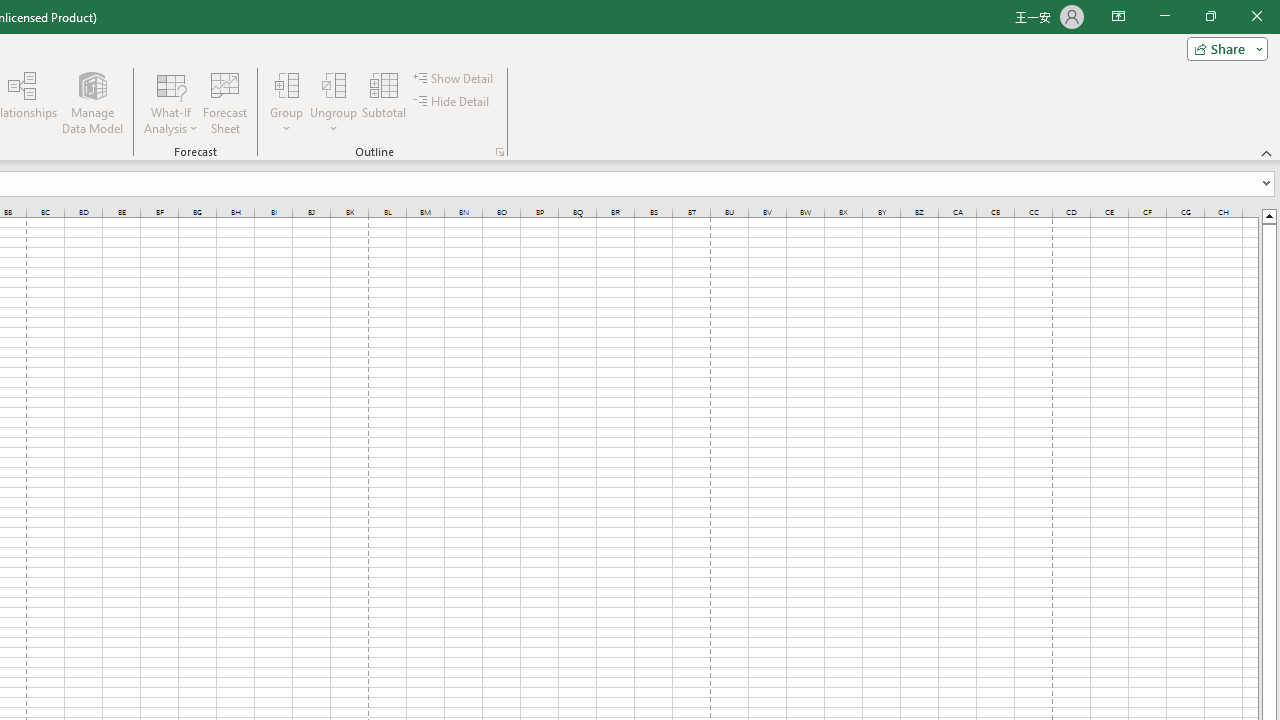 This screenshot has height=720, width=1280. Describe the element at coordinates (334, 103) in the screenshot. I see `'Ungroup...'` at that location.